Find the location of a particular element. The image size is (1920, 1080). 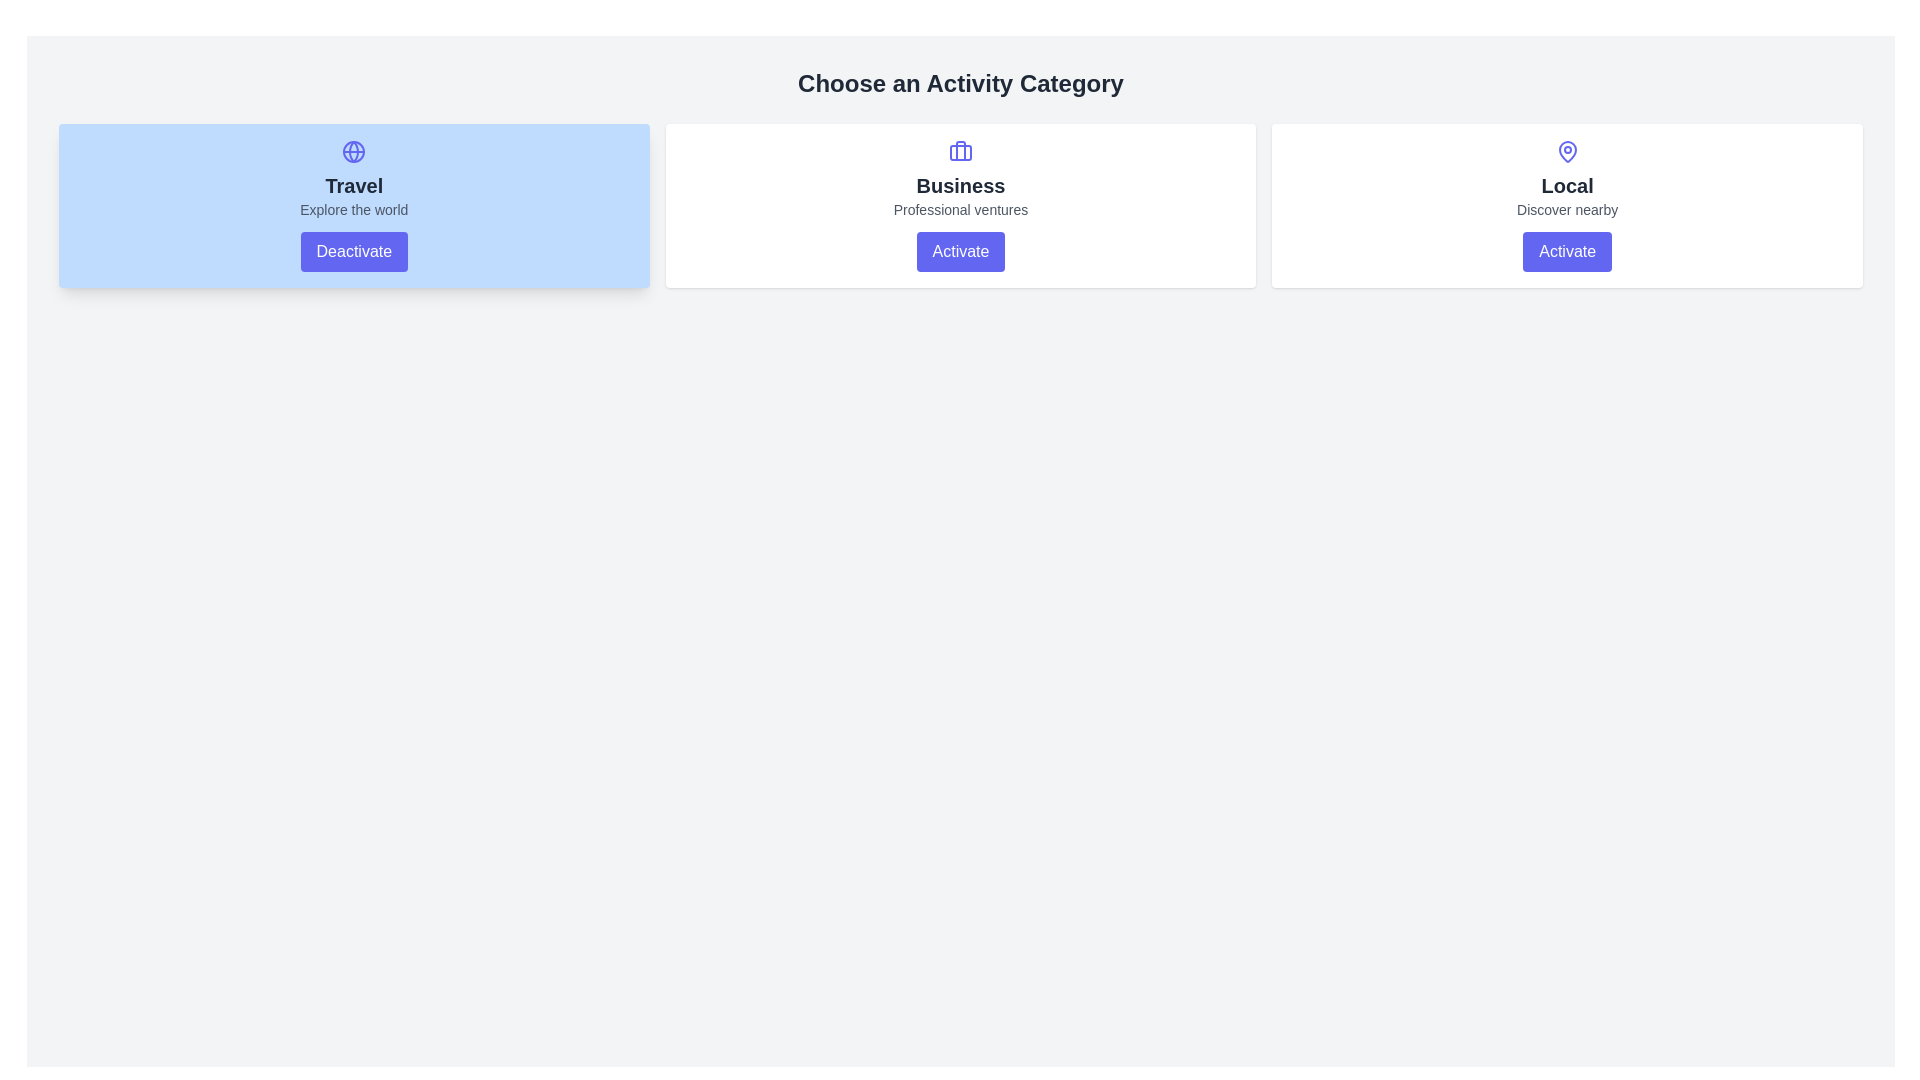

the Text label that provides a brief description for the 'Business' section, located within the 'Business' card, below the title 'Business' and above the 'Activate' button is located at coordinates (960, 209).